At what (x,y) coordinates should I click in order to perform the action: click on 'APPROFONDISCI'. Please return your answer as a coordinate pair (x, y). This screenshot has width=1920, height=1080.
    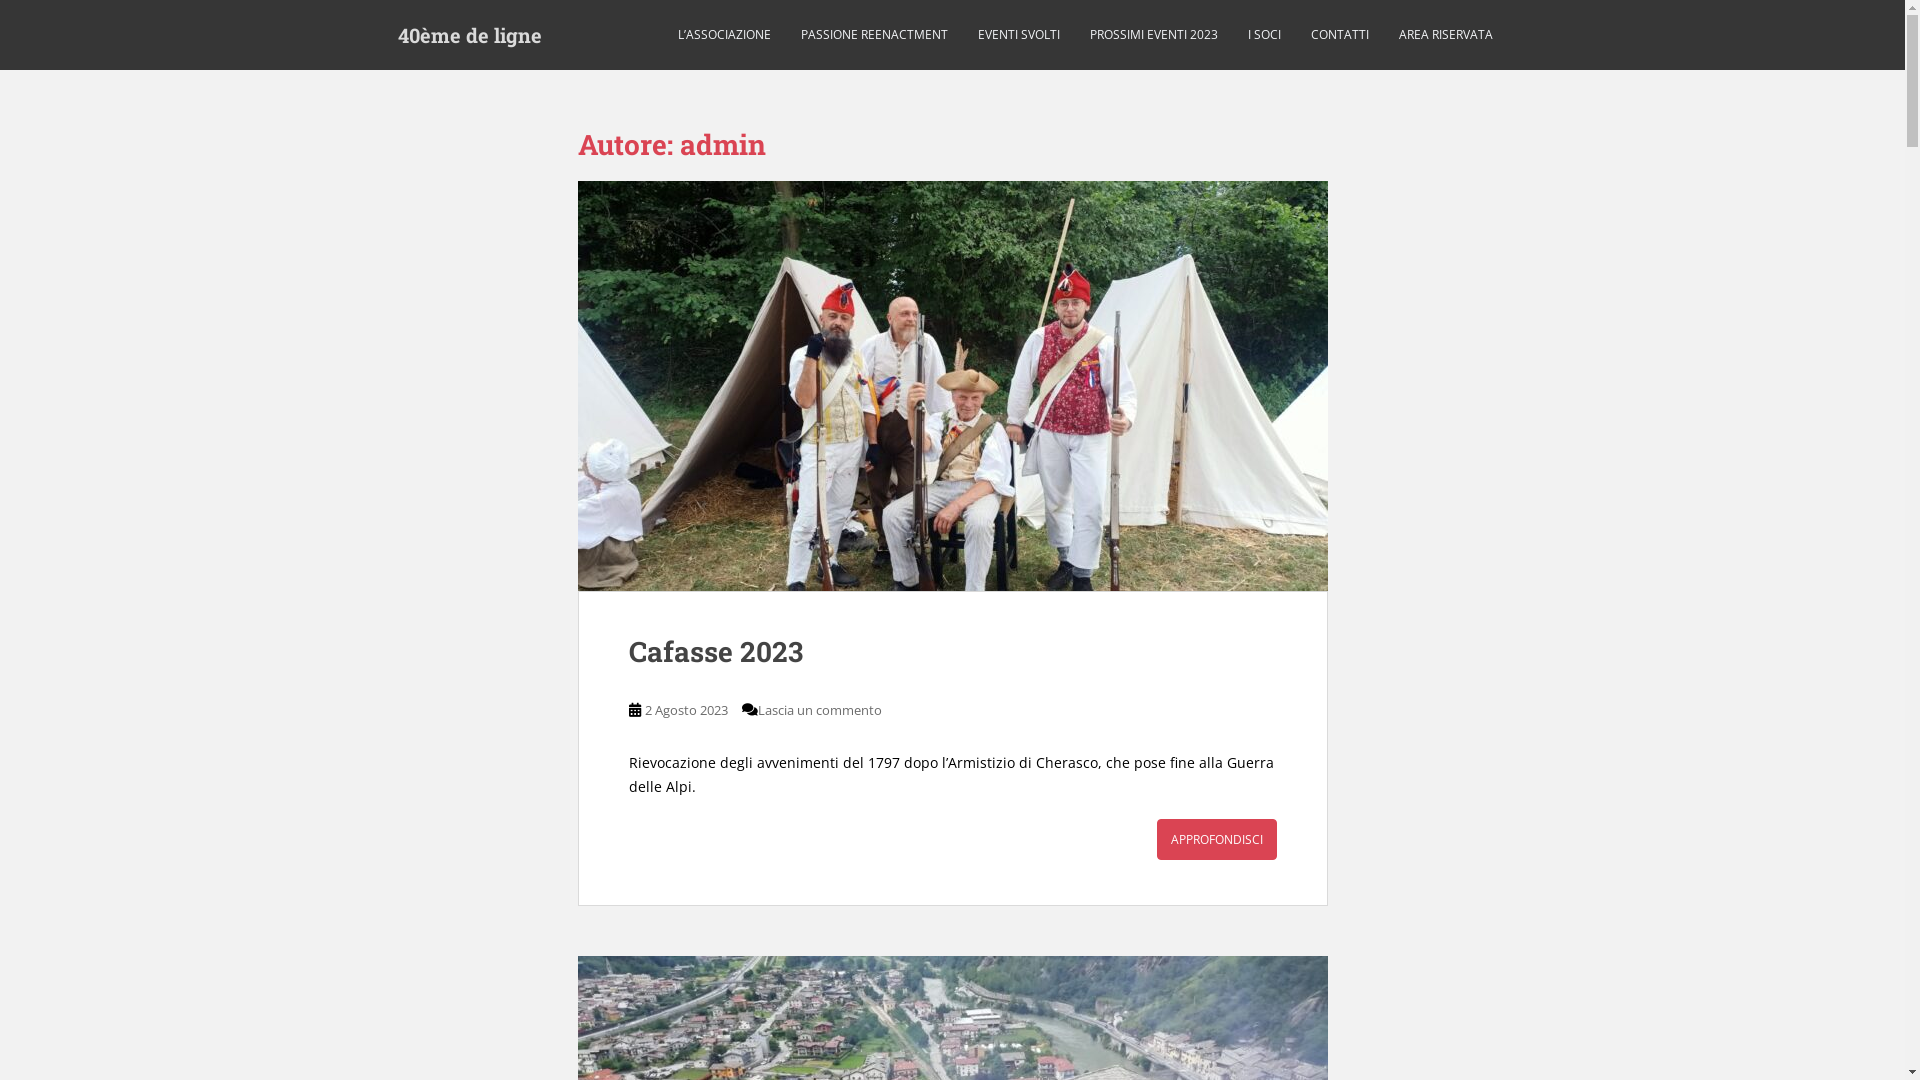
    Looking at the image, I should click on (1156, 839).